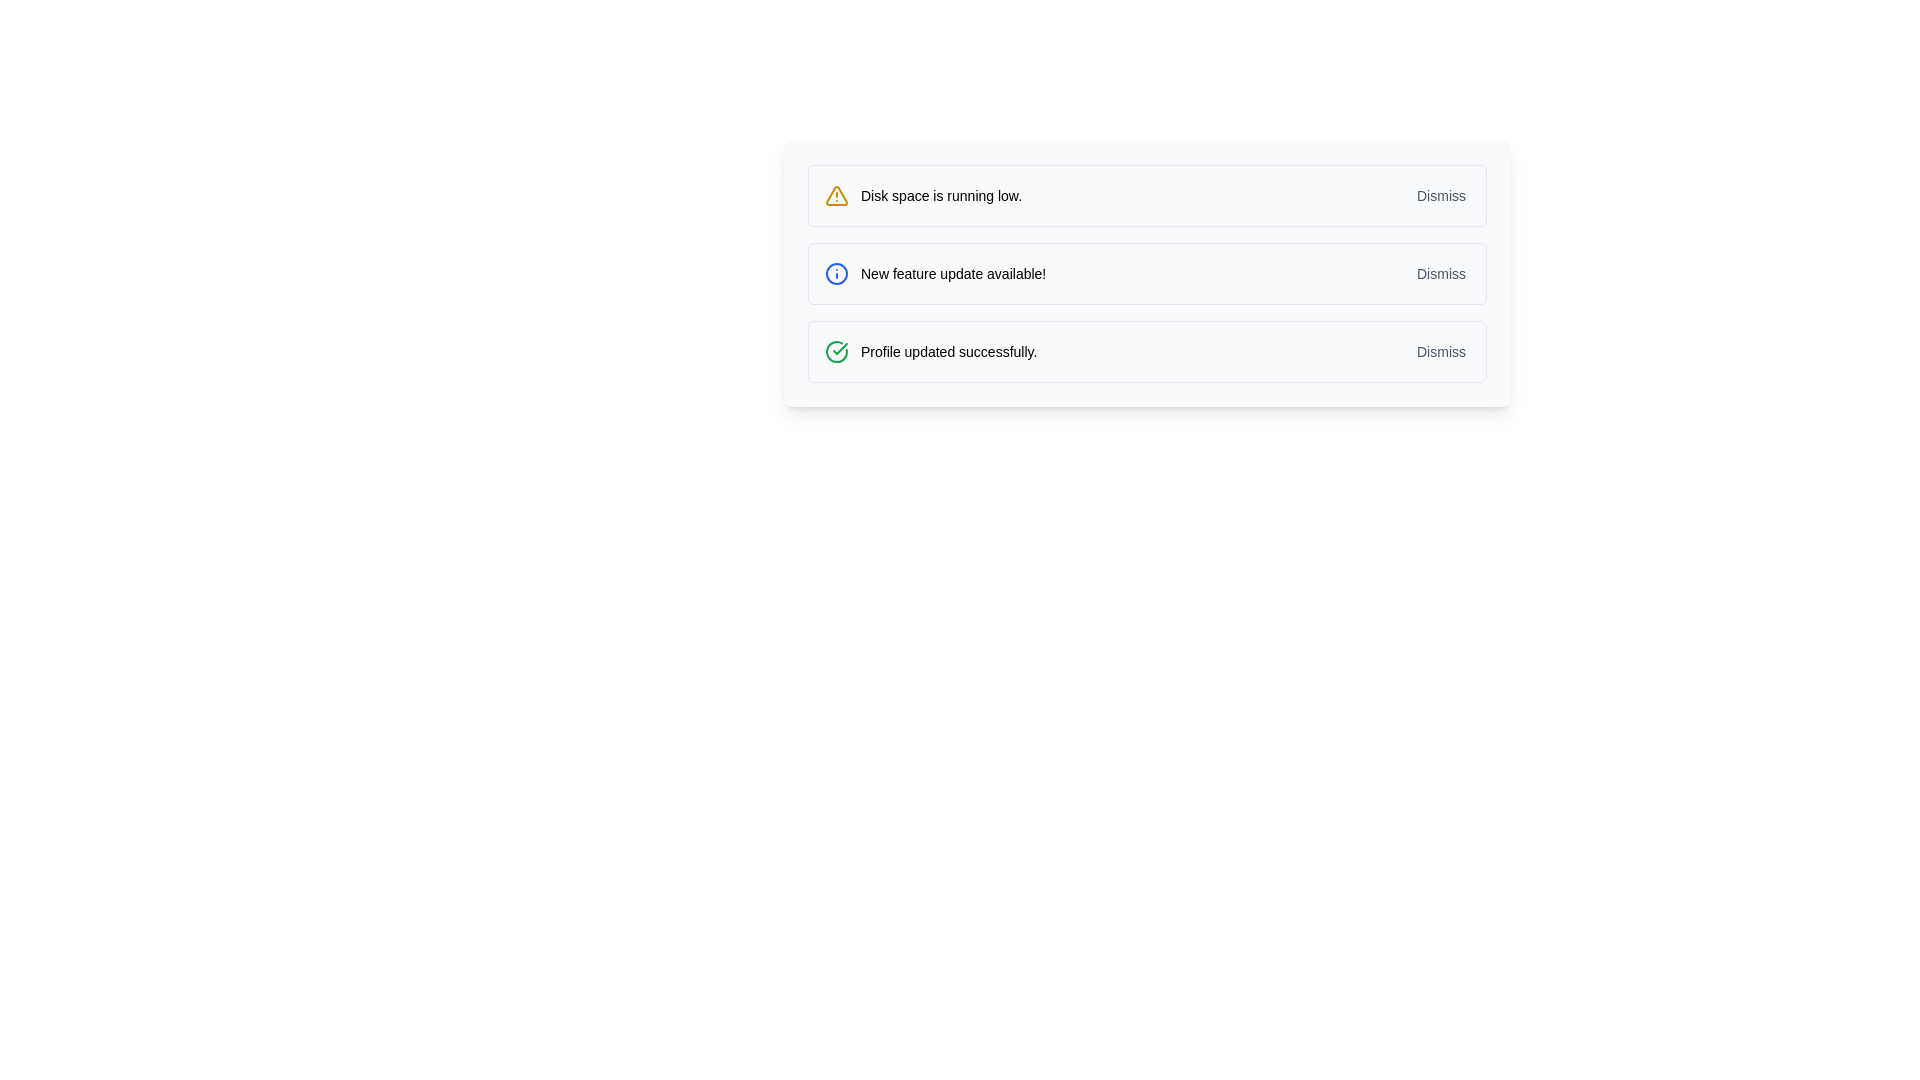 The image size is (1920, 1080). What do you see at coordinates (948, 350) in the screenshot?
I see `message displayed in the text label that says 'Profile updated successfully.' which is situated in the third notification card from the top, adjacent to a green success icon` at bounding box center [948, 350].